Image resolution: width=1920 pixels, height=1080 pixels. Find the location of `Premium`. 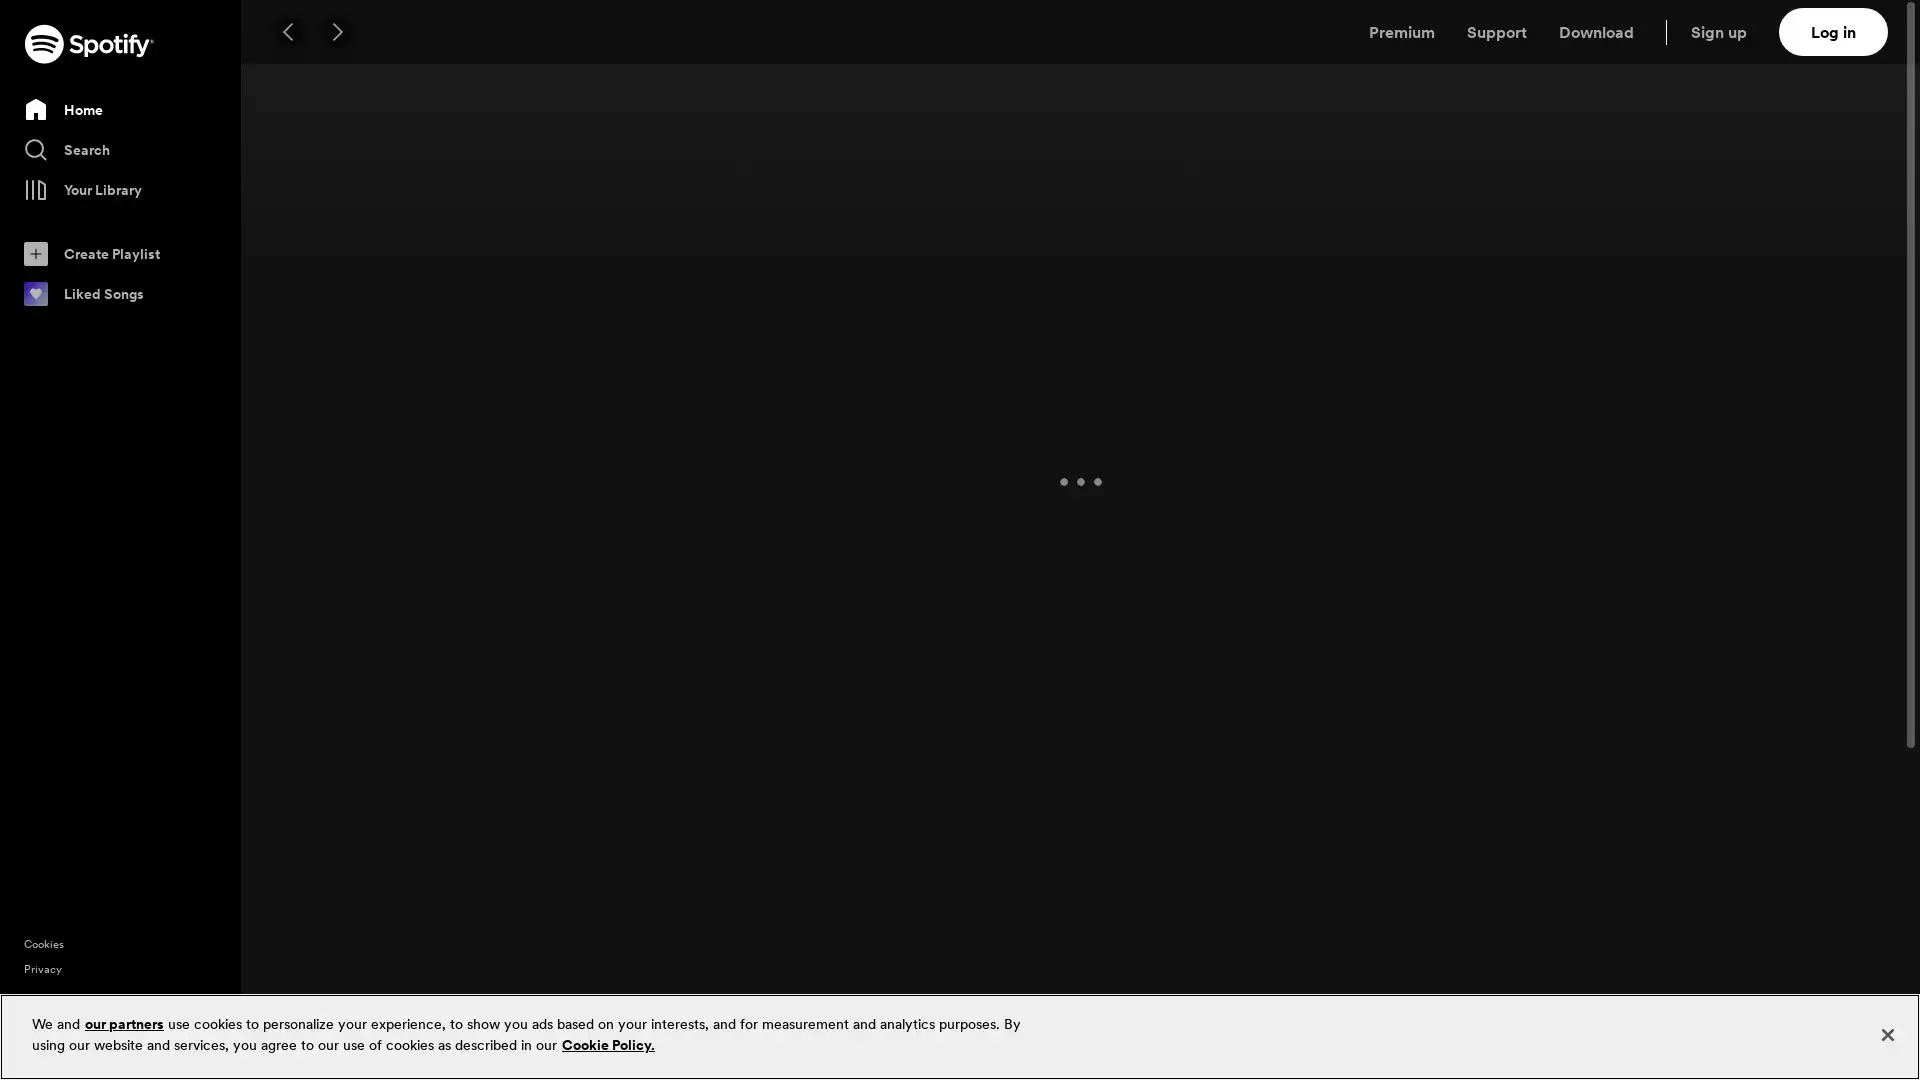

Premium is located at coordinates (1400, 31).